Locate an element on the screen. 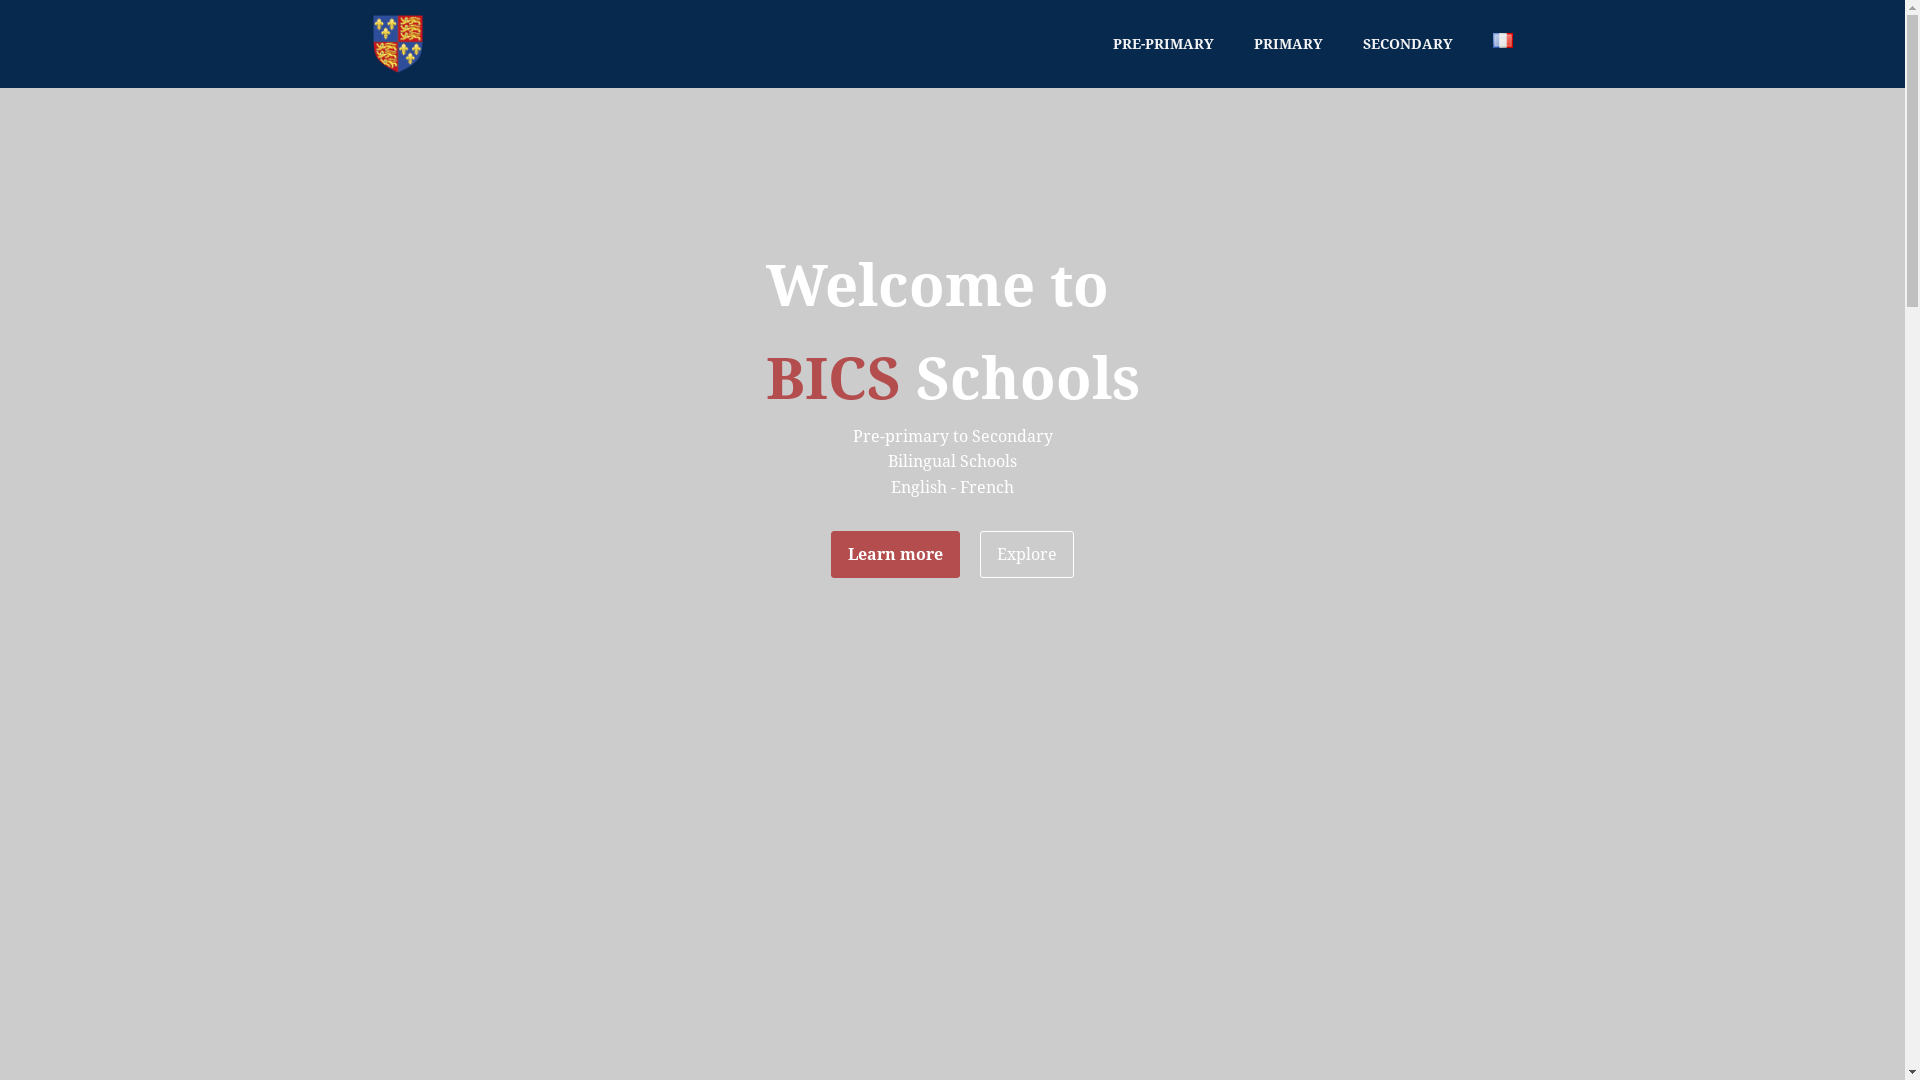 This screenshot has height=1080, width=1920. 'PRE-PRIMARY' is located at coordinates (1162, 43).